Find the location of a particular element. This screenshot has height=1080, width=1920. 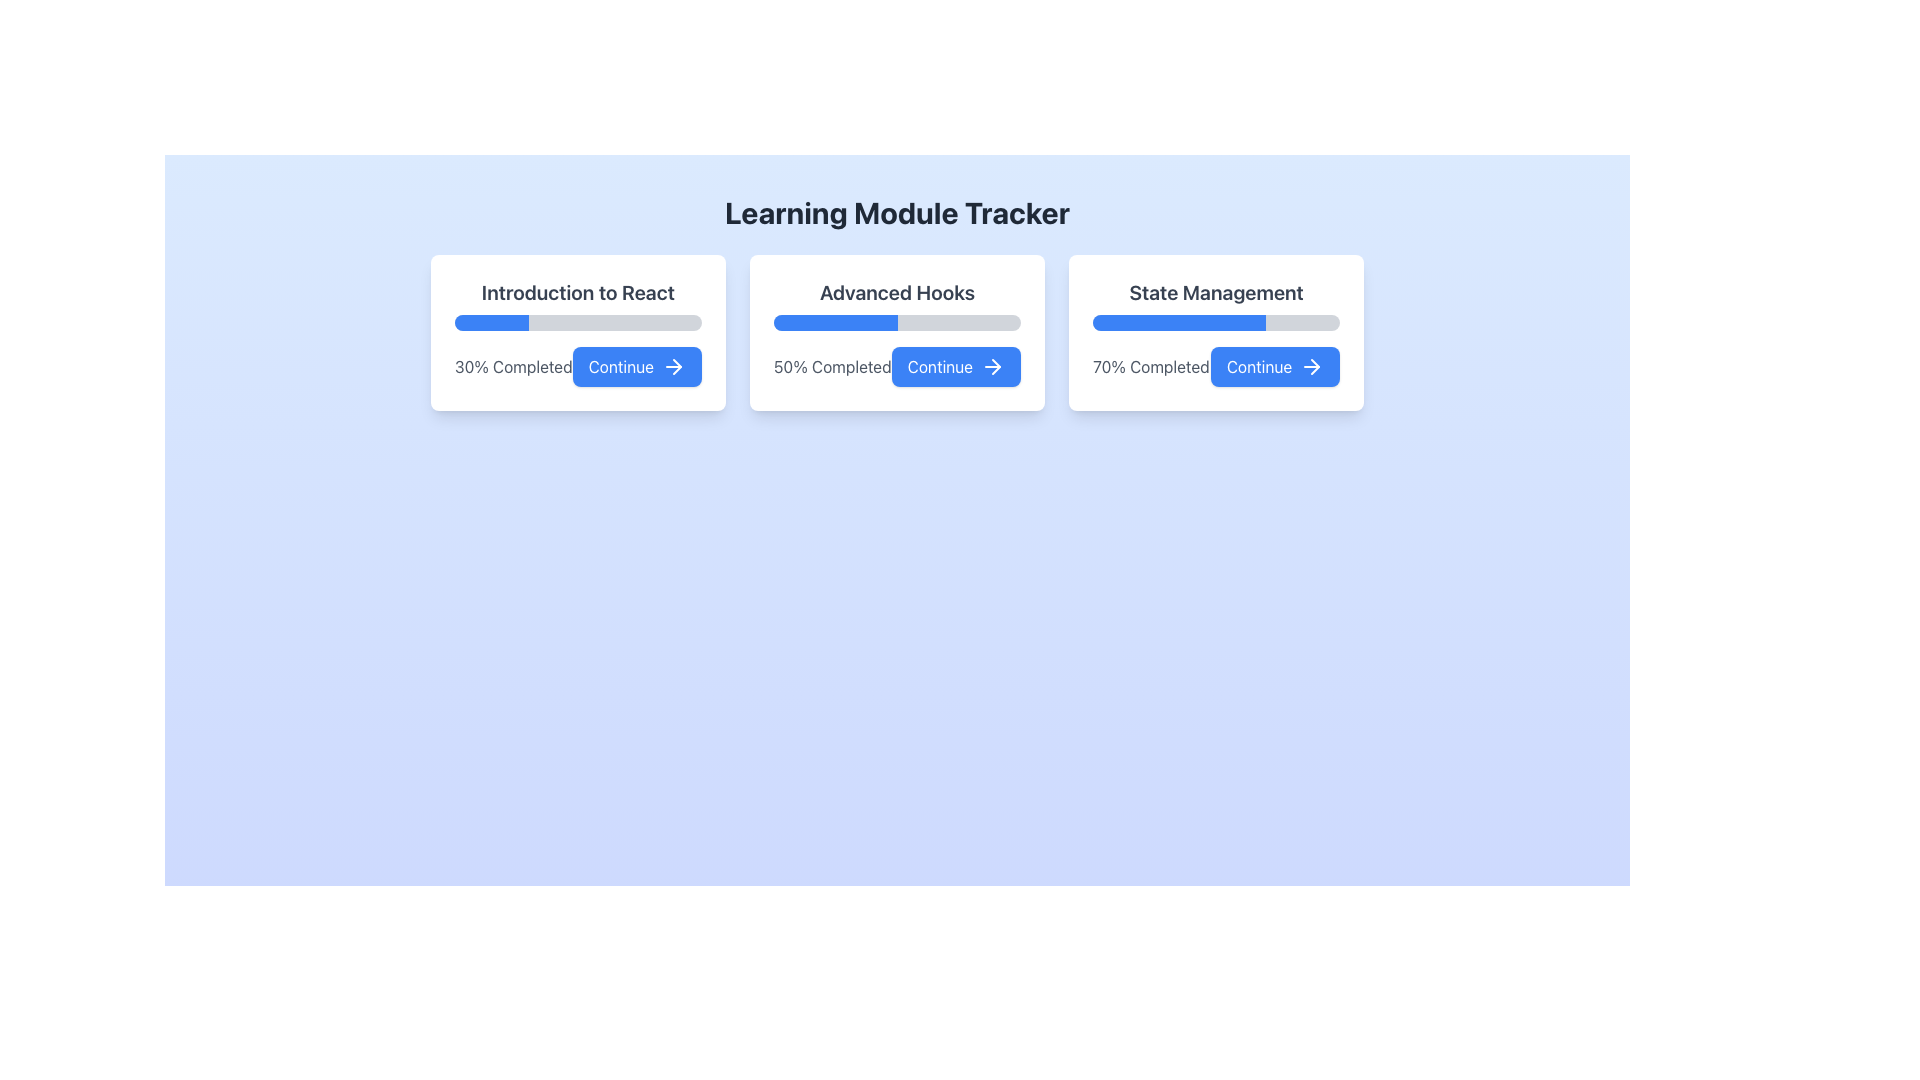

the Progress indicator (filling bar) that visually indicates 70% completion of the 'State Management' module, located in the 'Learning Module Tracker' section is located at coordinates (1179, 322).